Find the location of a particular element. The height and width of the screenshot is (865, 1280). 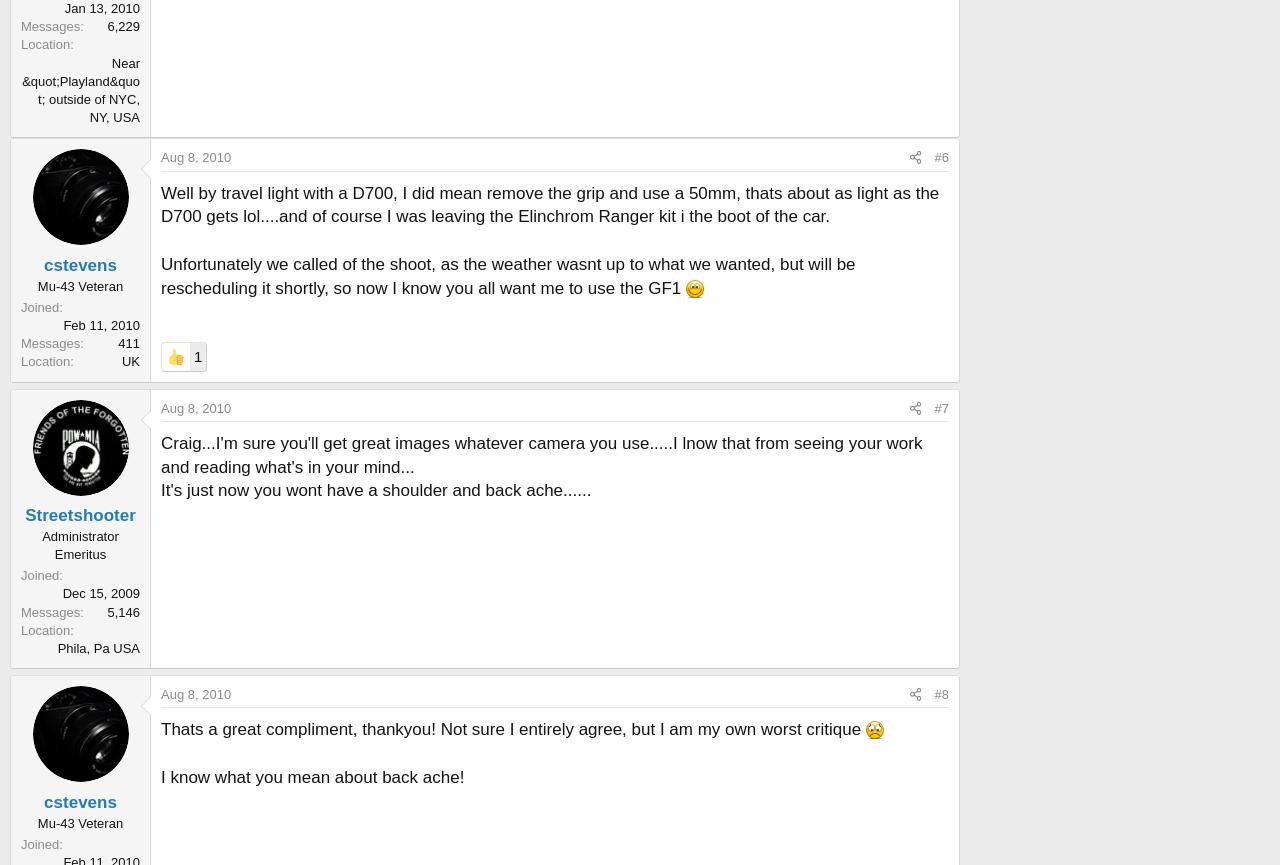

'I know what you mean about back ache!' is located at coordinates (161, 775).